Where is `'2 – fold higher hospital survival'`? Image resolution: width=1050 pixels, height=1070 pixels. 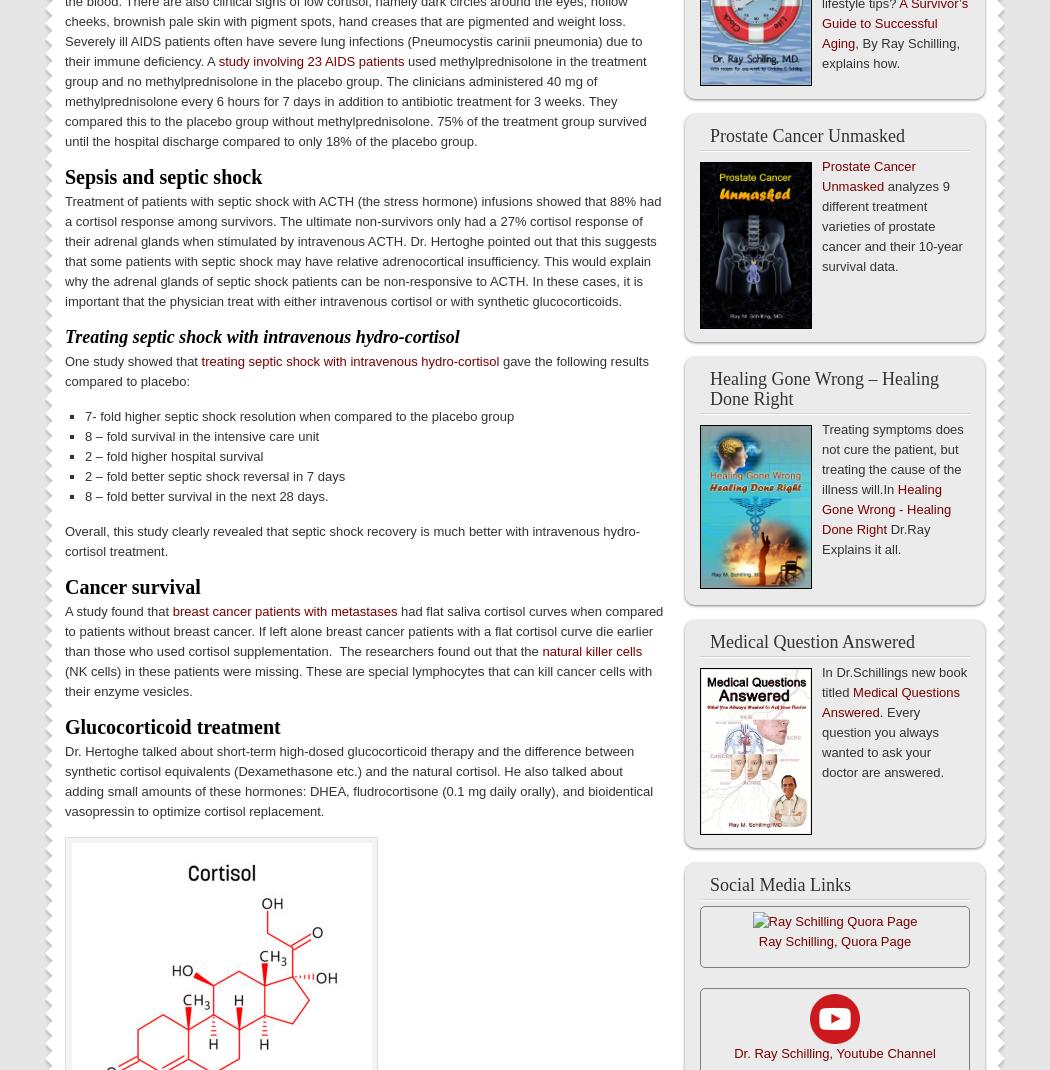
'2 – fold higher hospital survival' is located at coordinates (173, 456).